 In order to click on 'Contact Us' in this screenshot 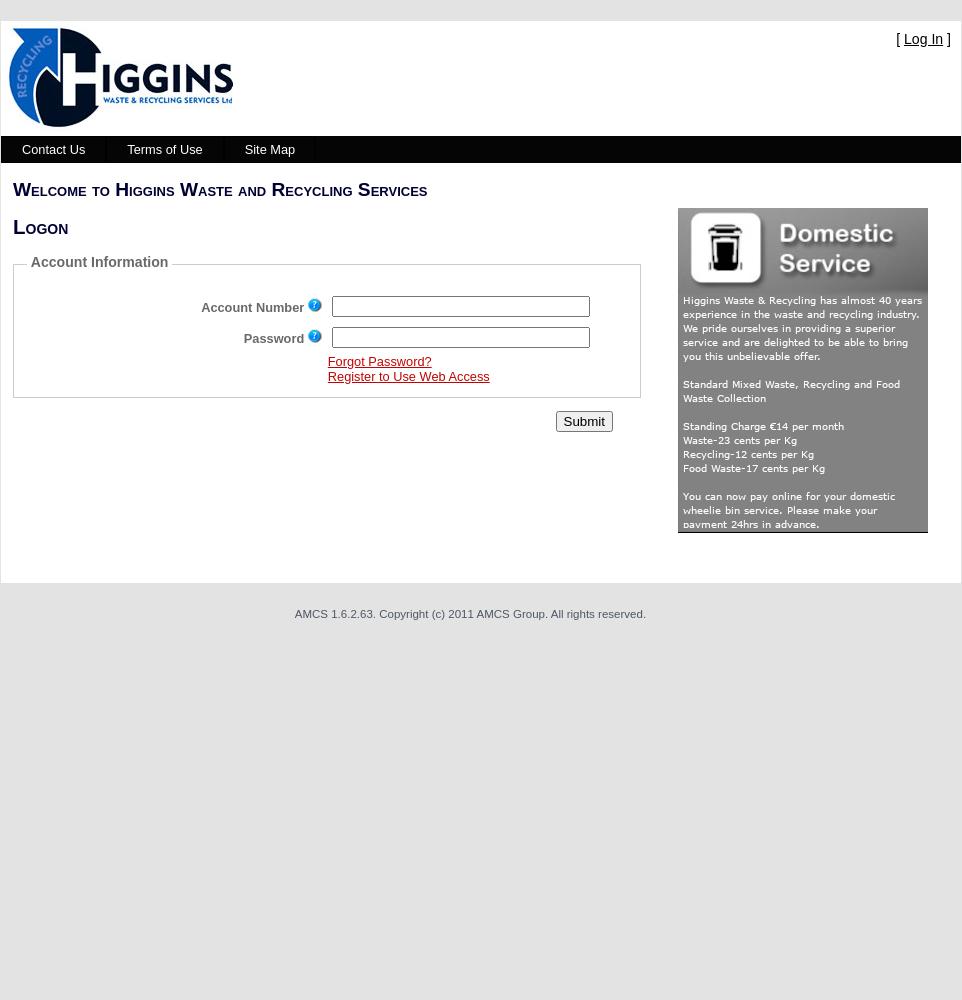, I will do `click(53, 149)`.